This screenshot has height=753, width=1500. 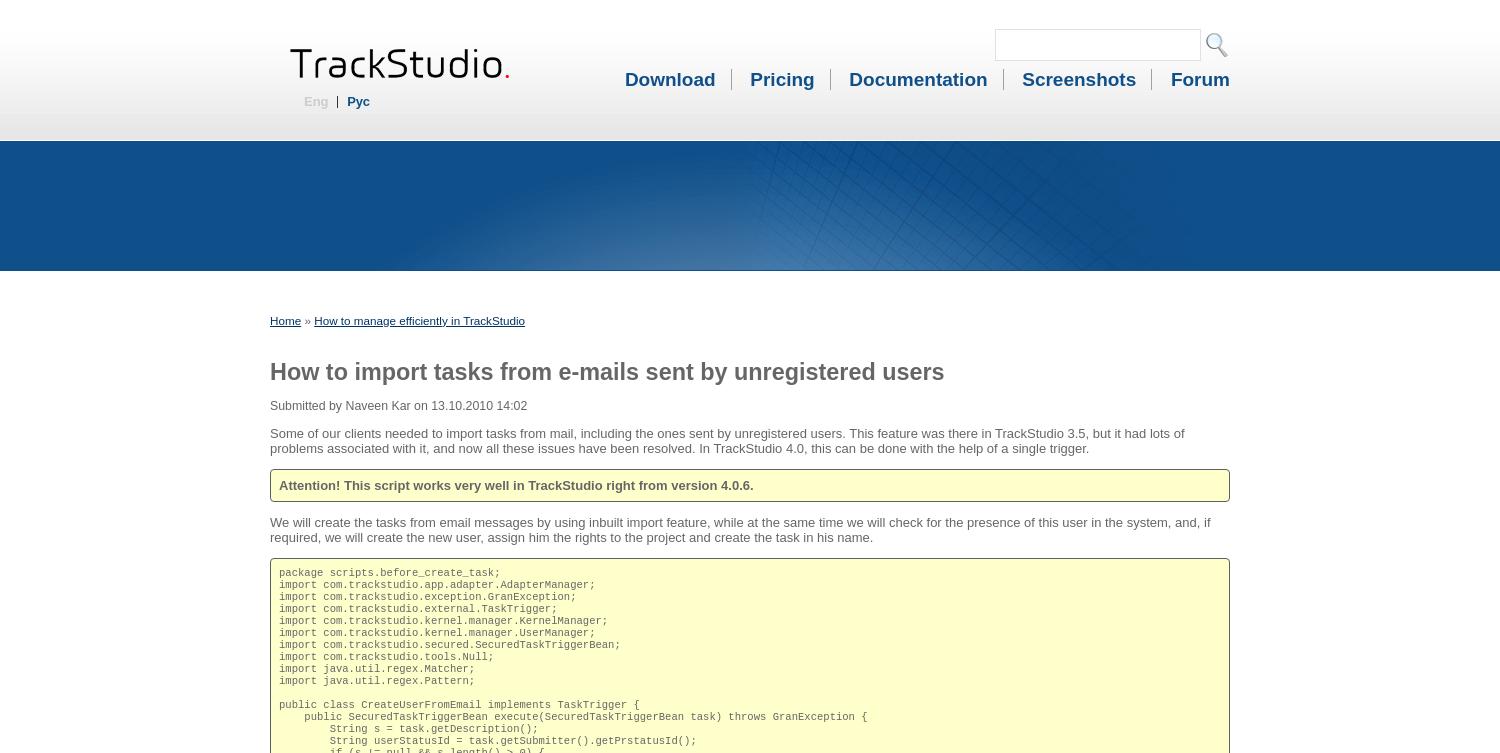 I want to click on 'How to import tasks from e-mails sent by unregistered users', so click(x=606, y=371).